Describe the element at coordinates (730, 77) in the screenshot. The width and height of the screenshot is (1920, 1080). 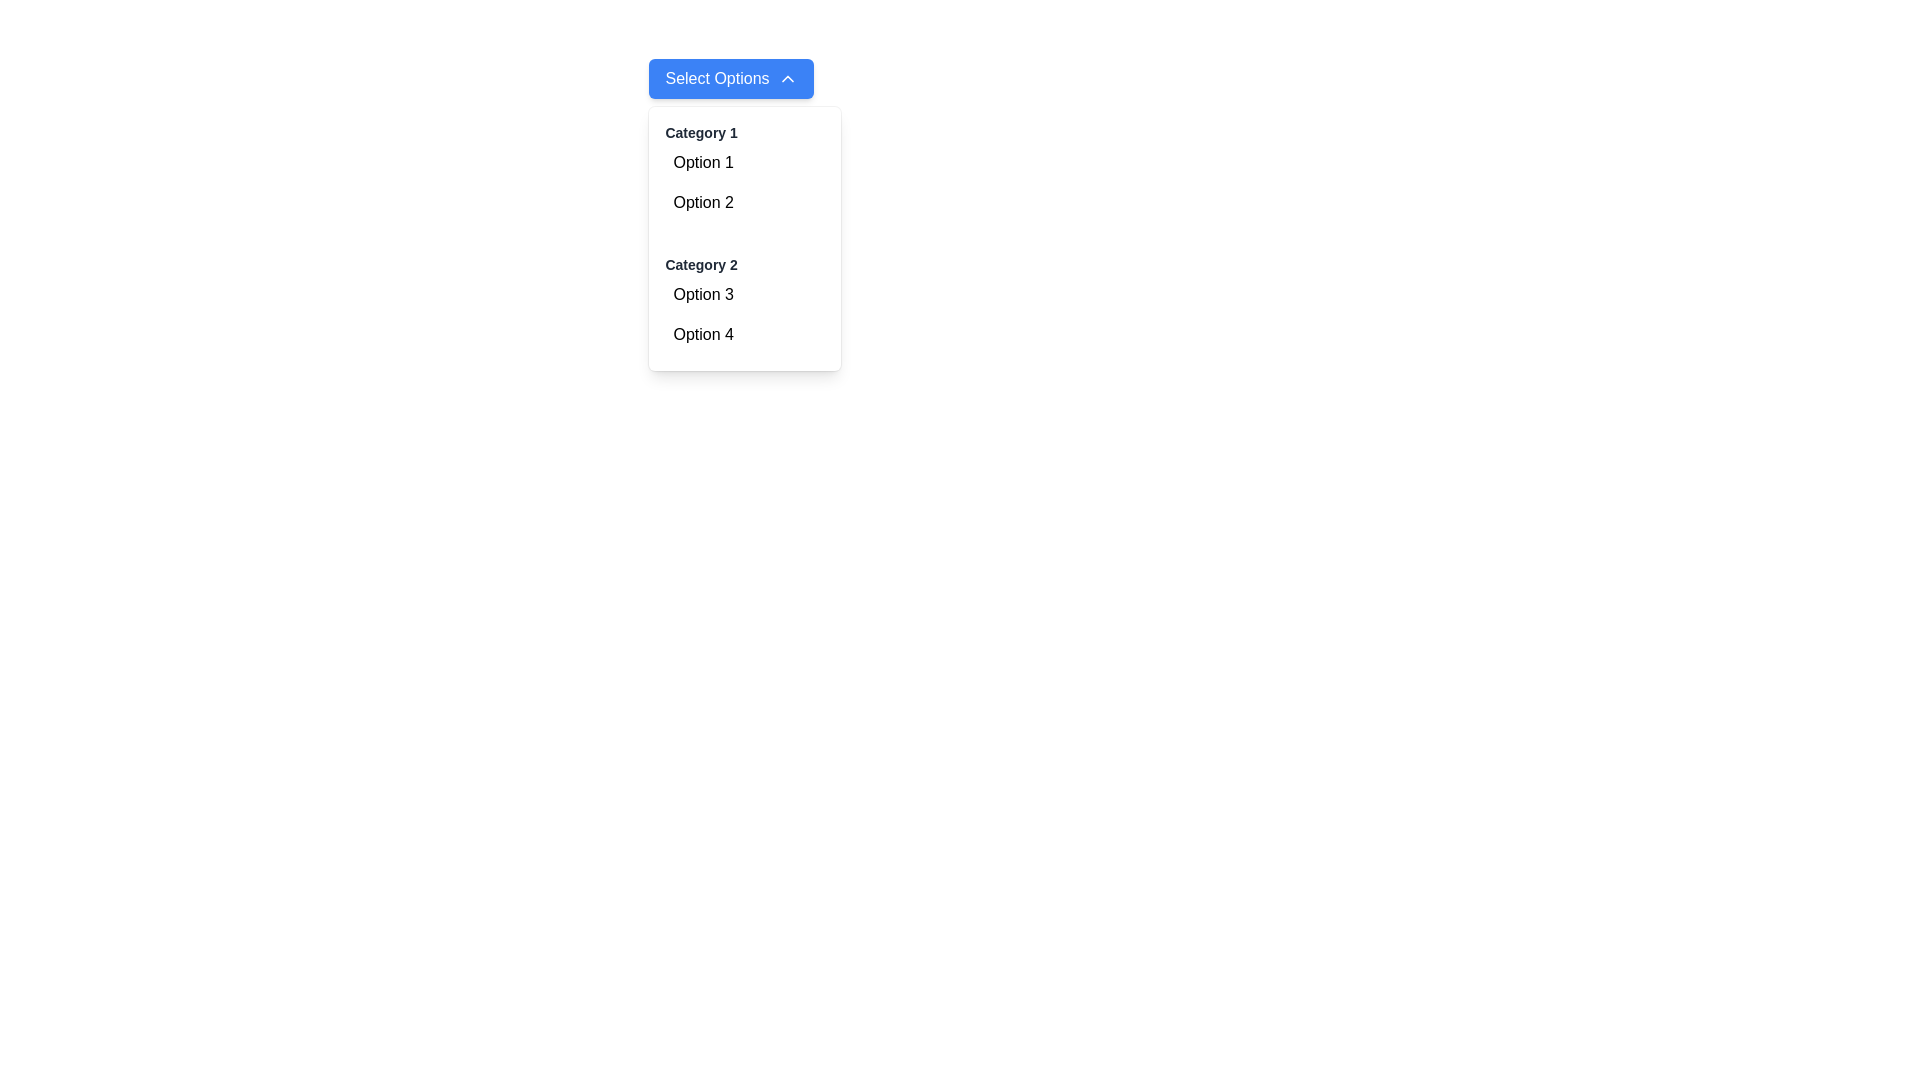
I see `the button with a blue background and white text that reads 'Select Options', which is the first interactive element in a dropdown menu` at that location.